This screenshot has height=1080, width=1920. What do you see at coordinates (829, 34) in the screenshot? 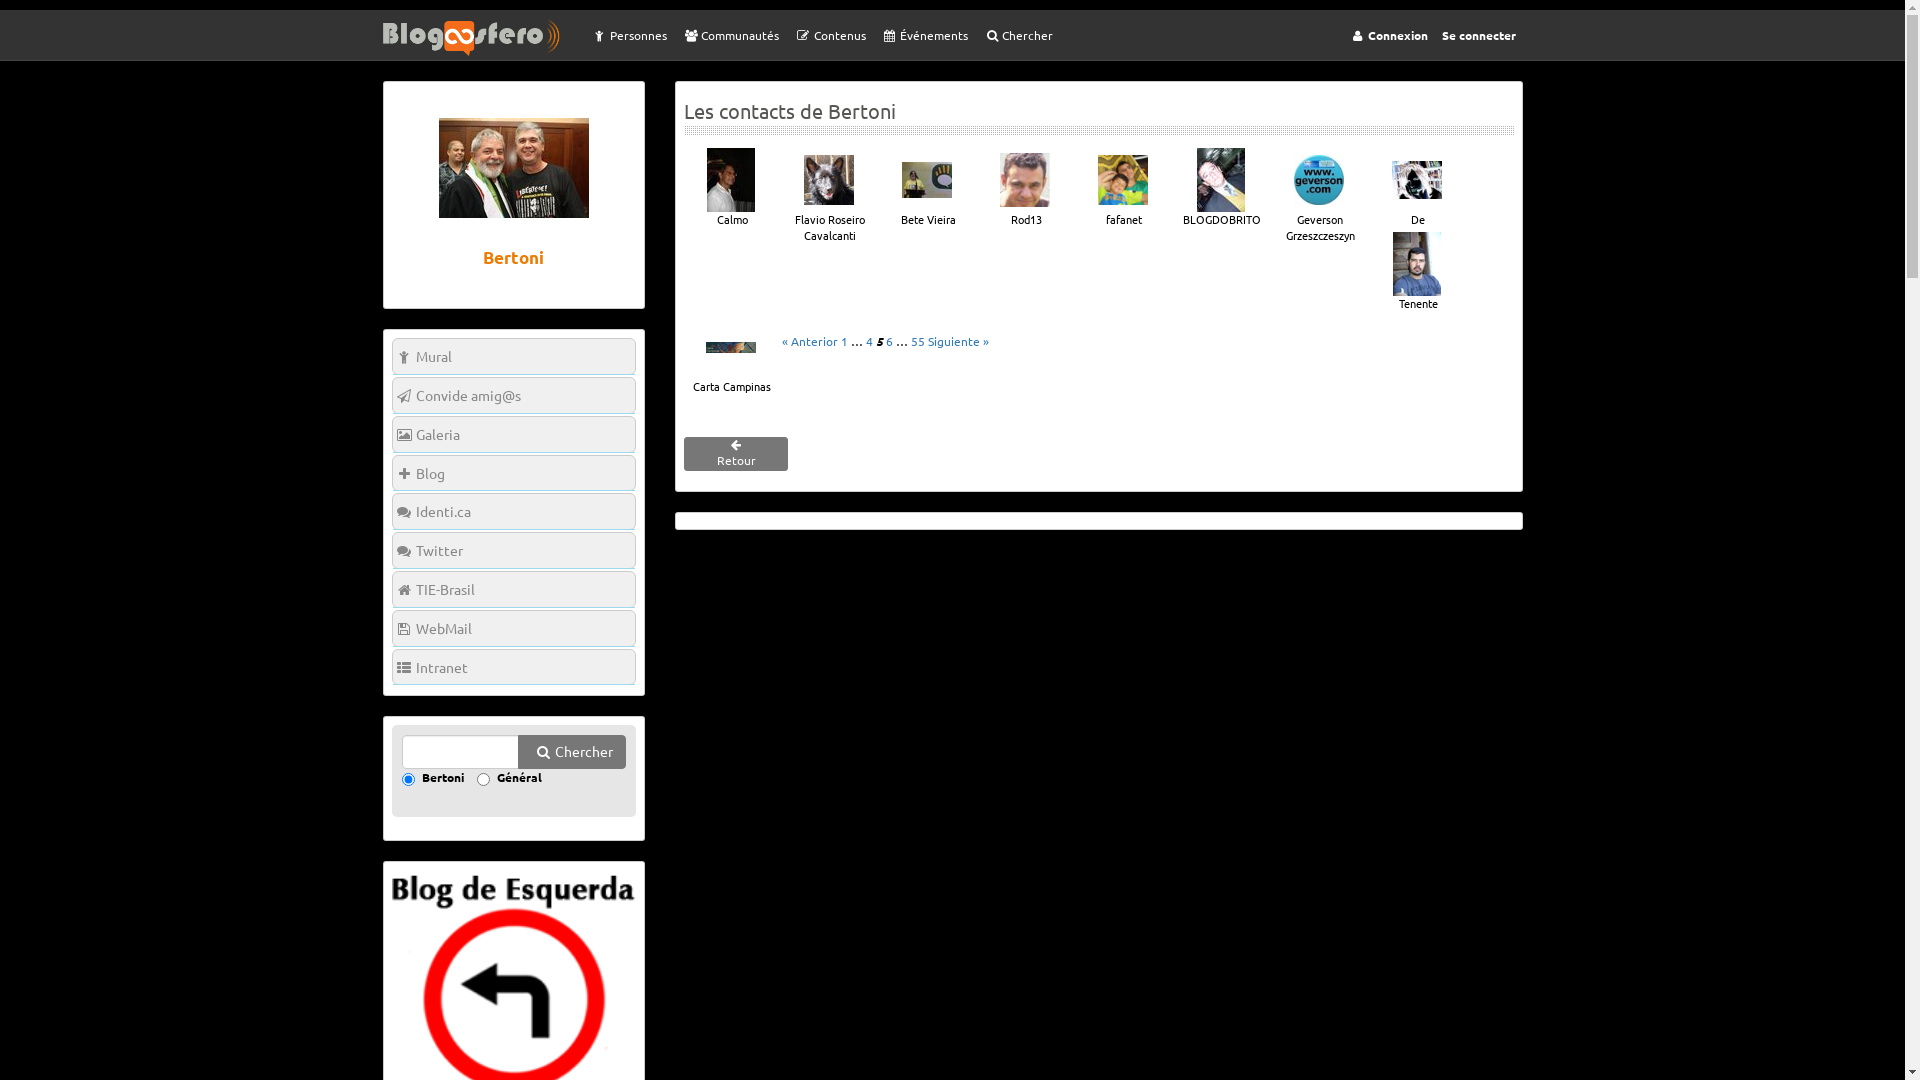
I see `'Contenus'` at bounding box center [829, 34].